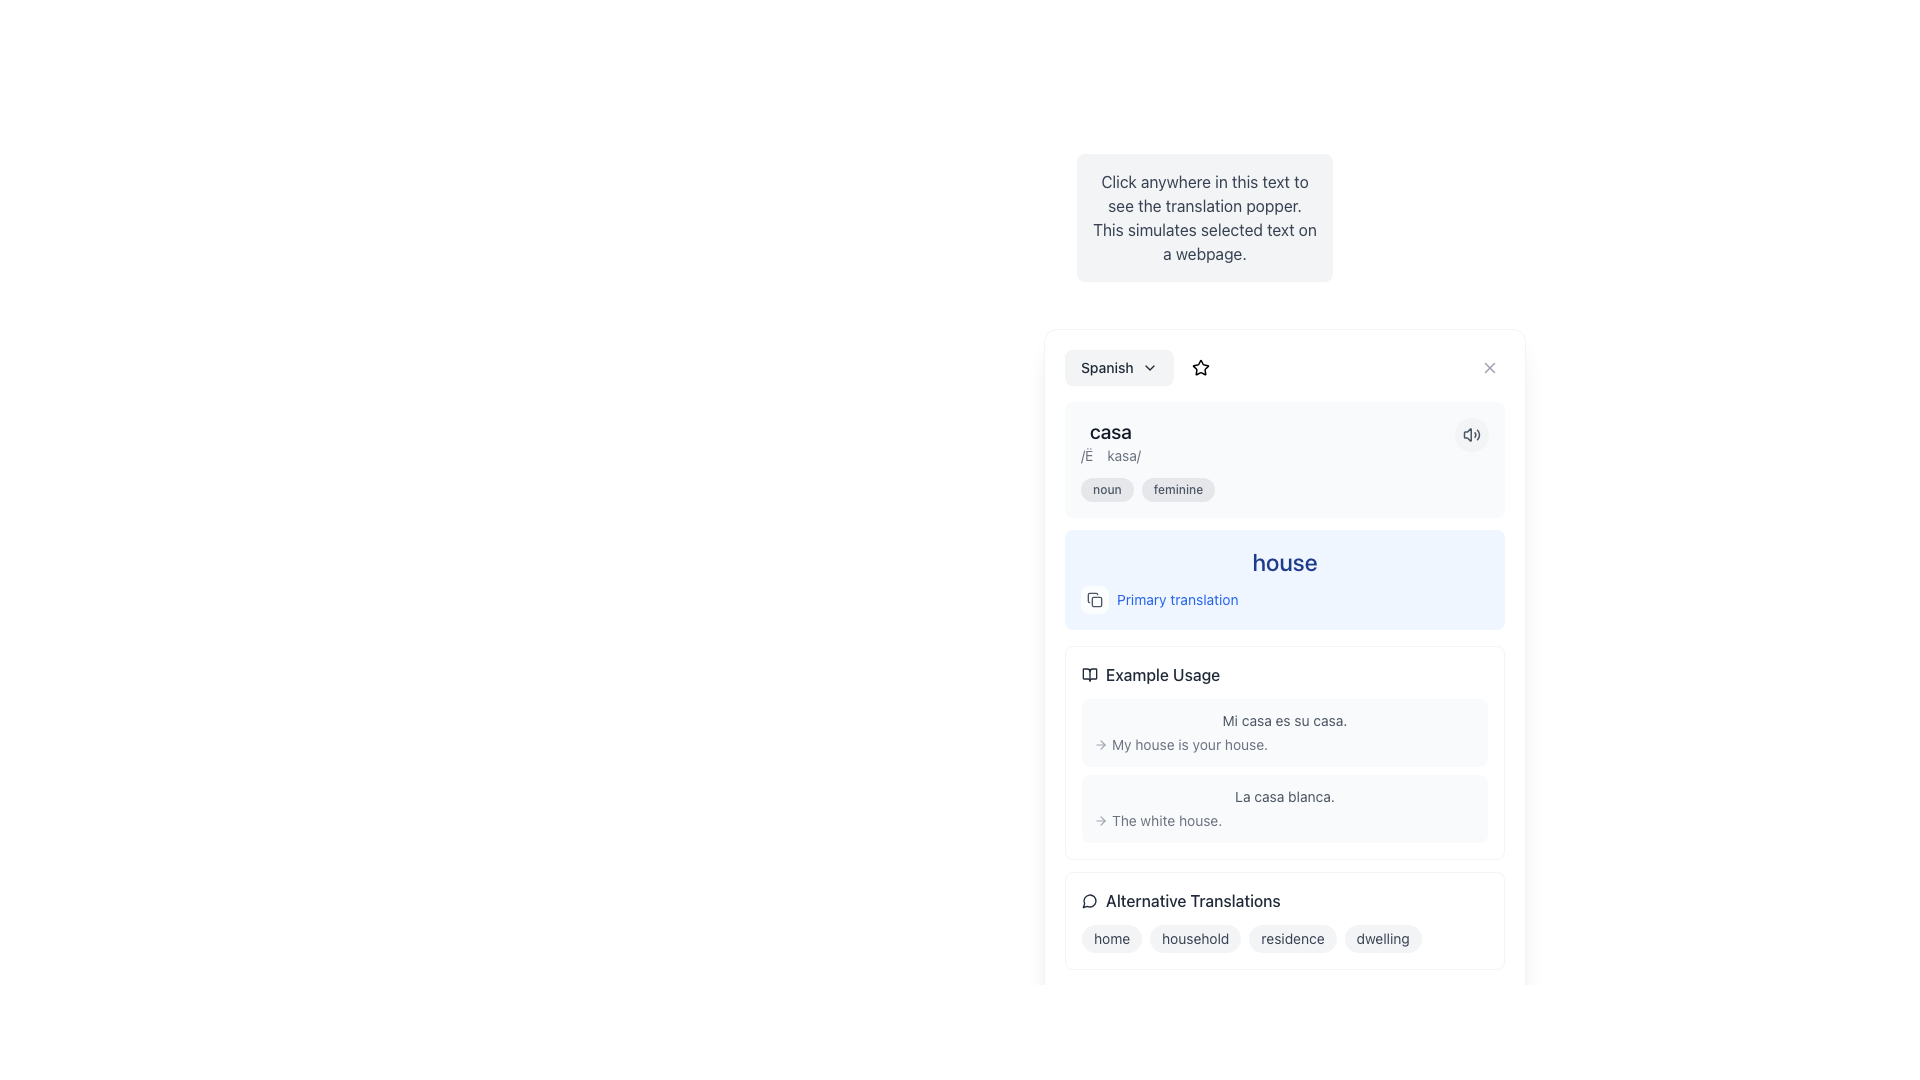 Image resolution: width=1920 pixels, height=1080 pixels. I want to click on speech bubble SVG icon element located on the right side of the application interface, slightly above the center vertically, using developer tools, so click(1088, 901).